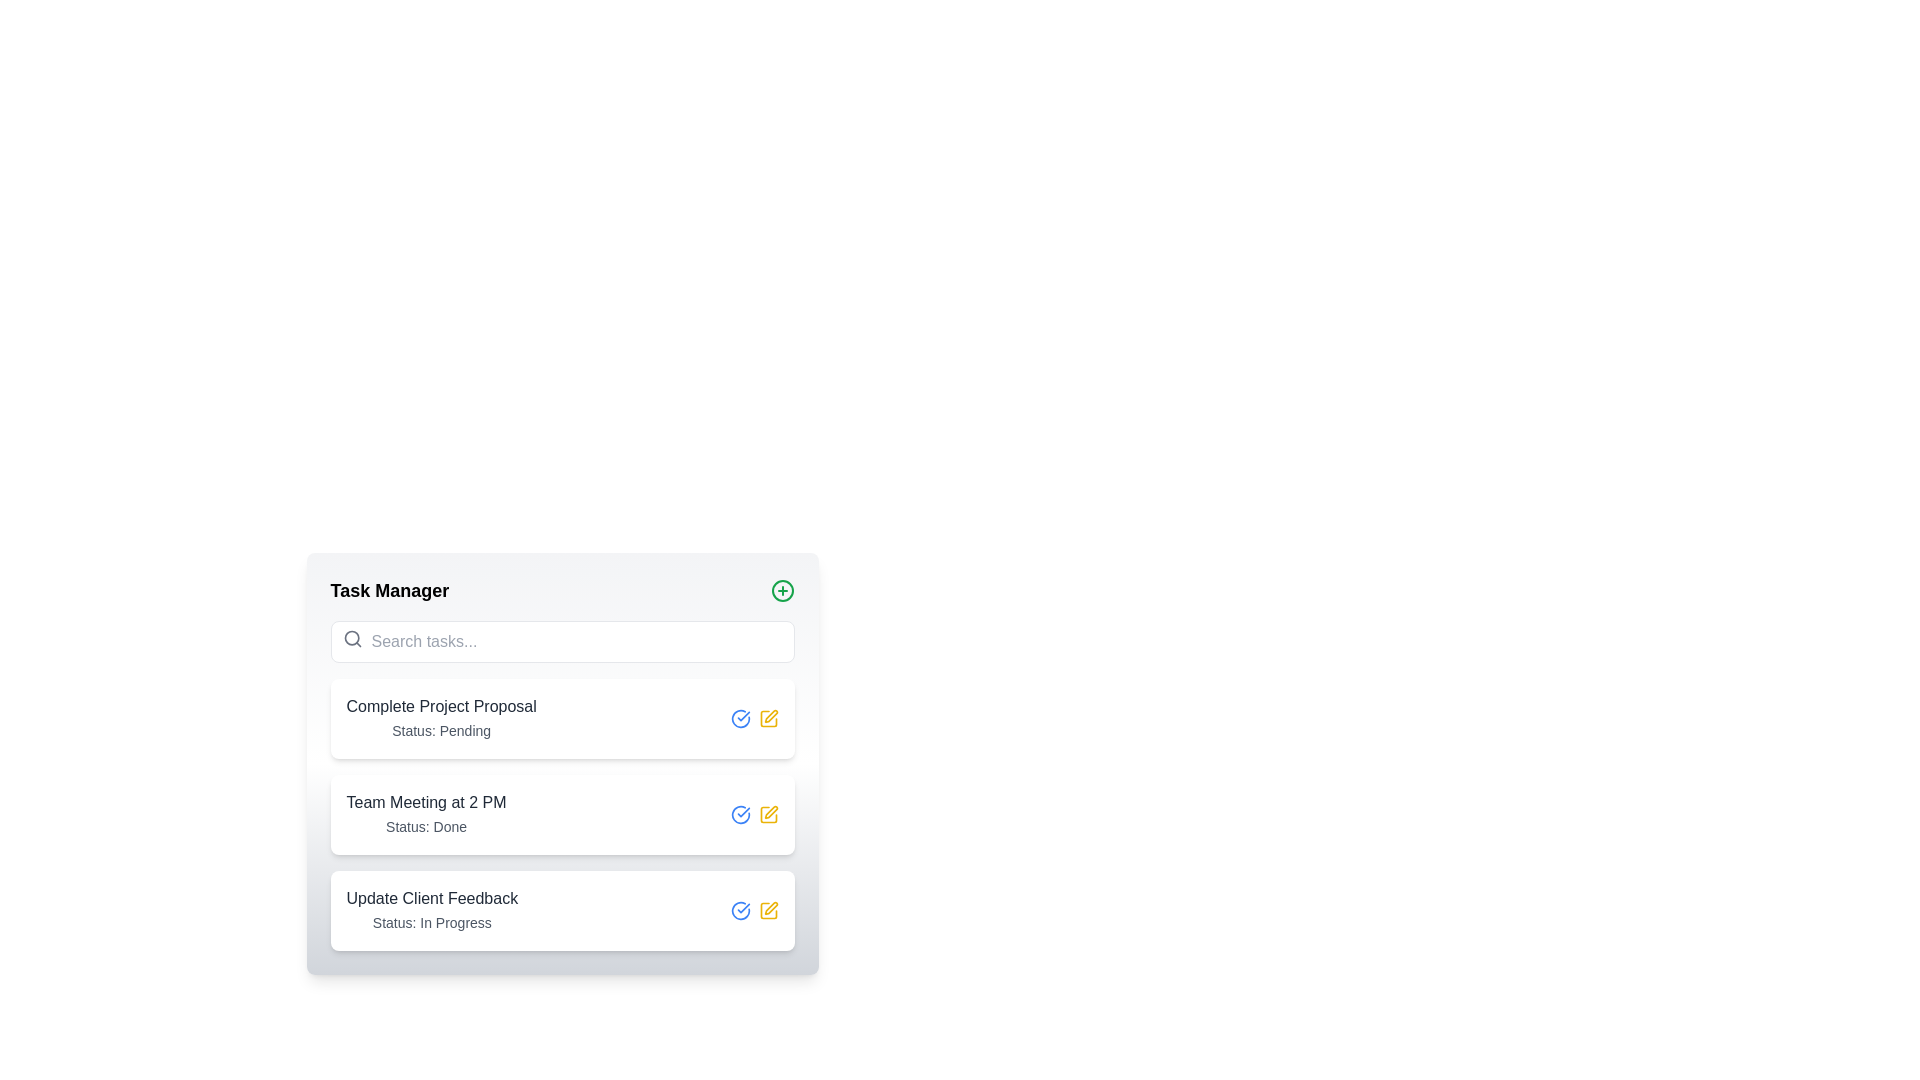 The width and height of the screenshot is (1920, 1080). I want to click on the Decorative component of the yellow square pen icon located in the task item's action buttons section, so click(767, 814).